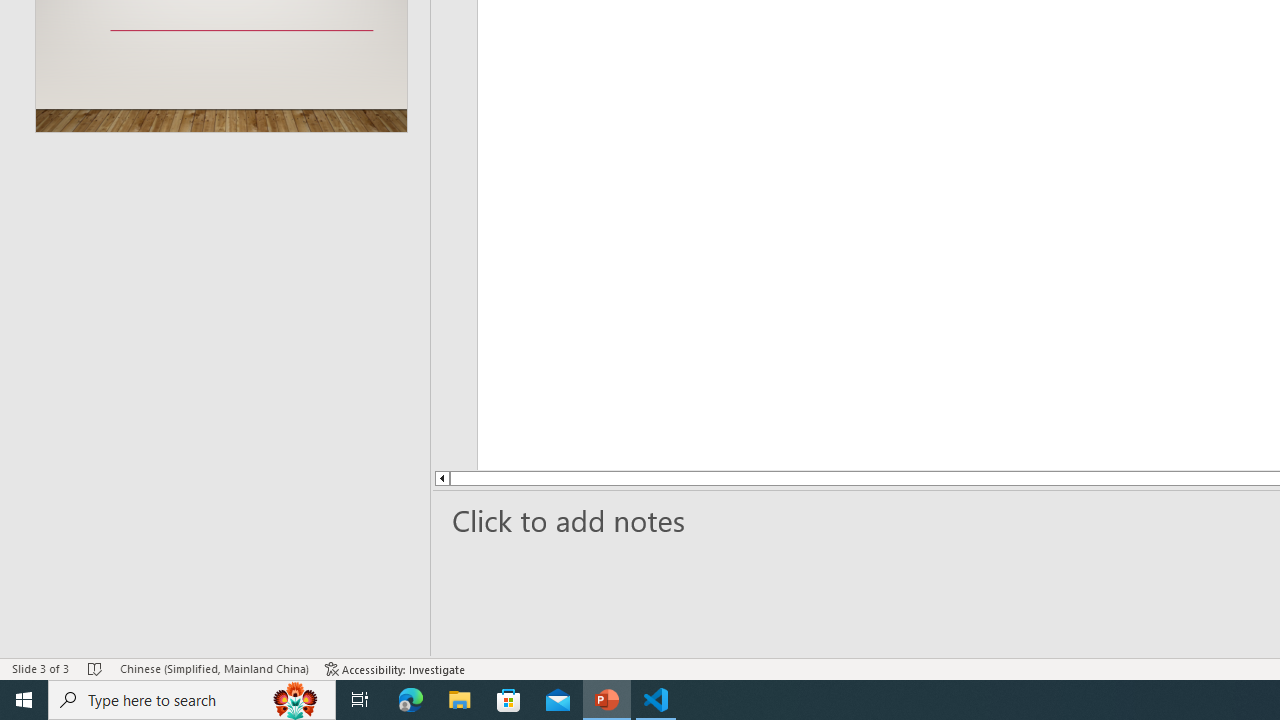 This screenshot has width=1280, height=720. Describe the element at coordinates (95, 669) in the screenshot. I see `'Spell Check No Errors'` at that location.